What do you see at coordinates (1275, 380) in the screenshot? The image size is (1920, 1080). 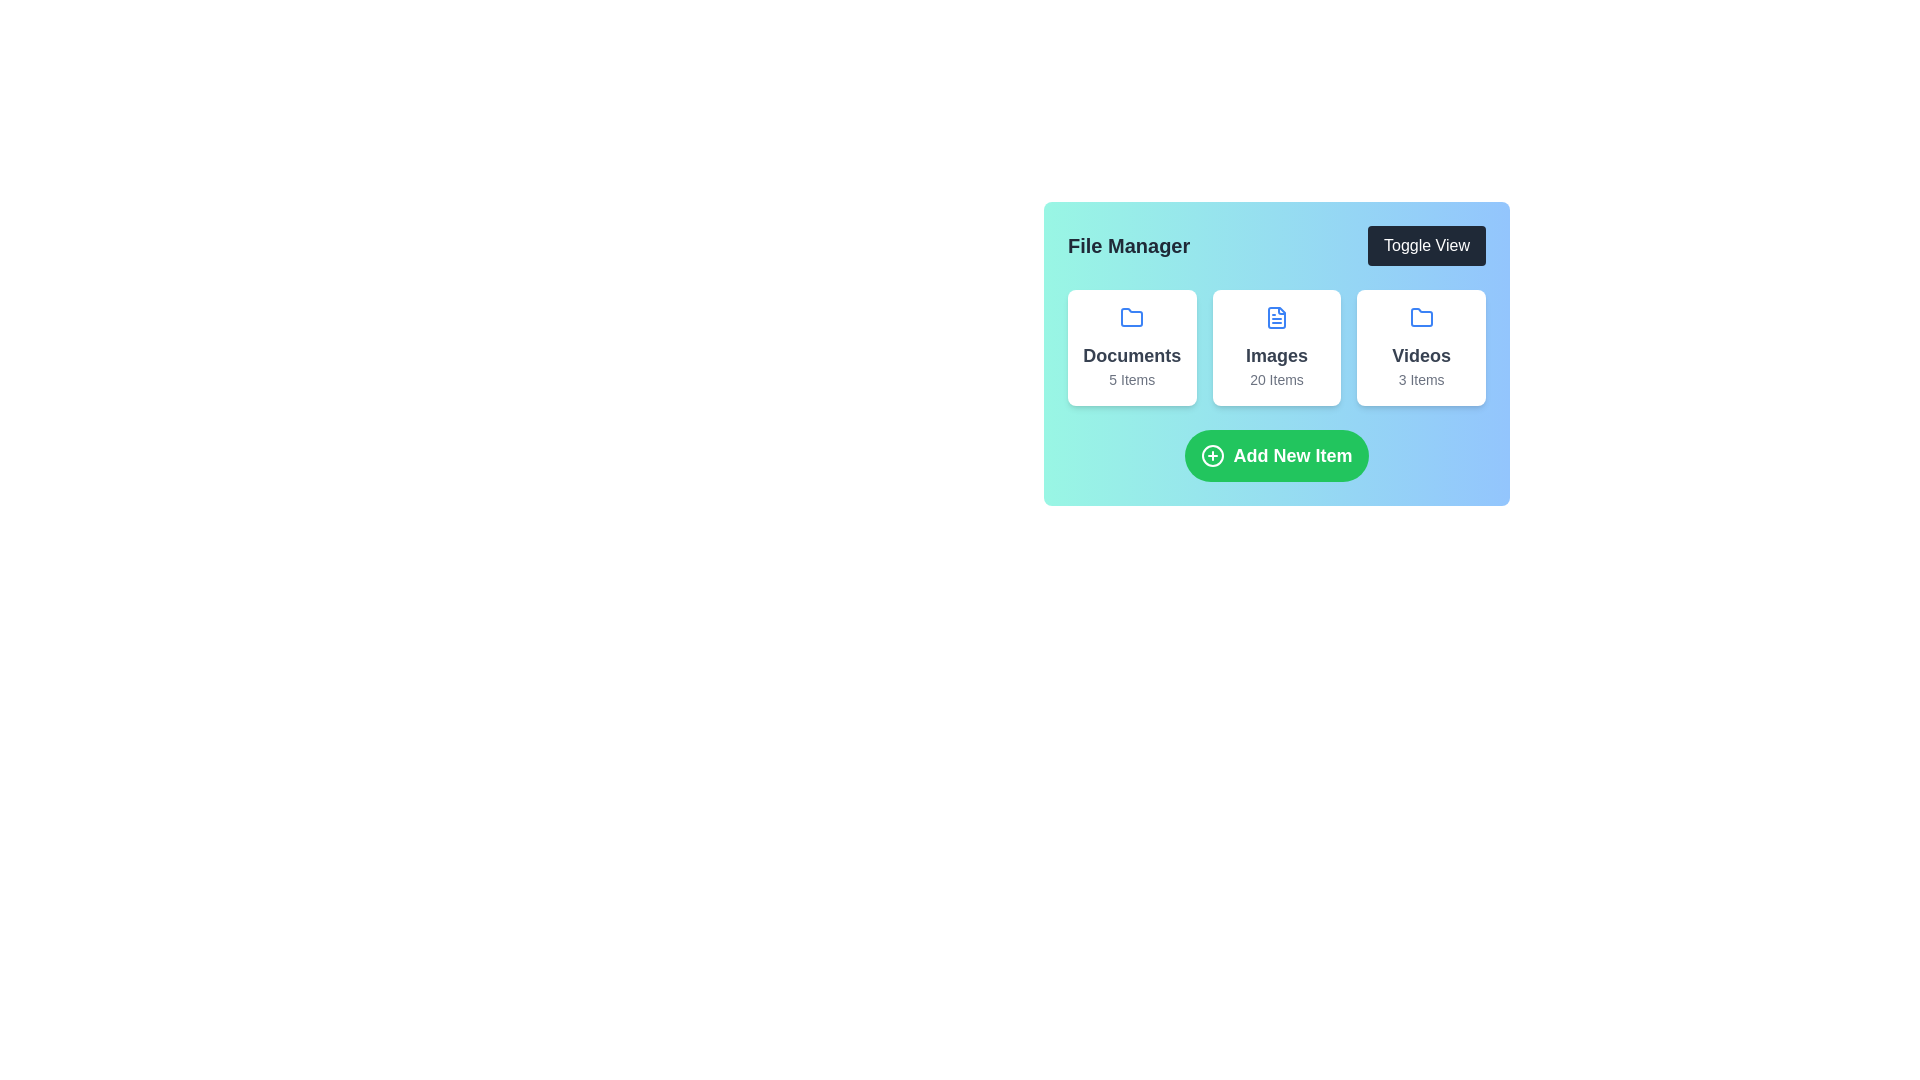 I see `the Text label displaying the number of items ('20') in the 'Images' category, which is centrally aligned below the 'Images' label` at bounding box center [1275, 380].